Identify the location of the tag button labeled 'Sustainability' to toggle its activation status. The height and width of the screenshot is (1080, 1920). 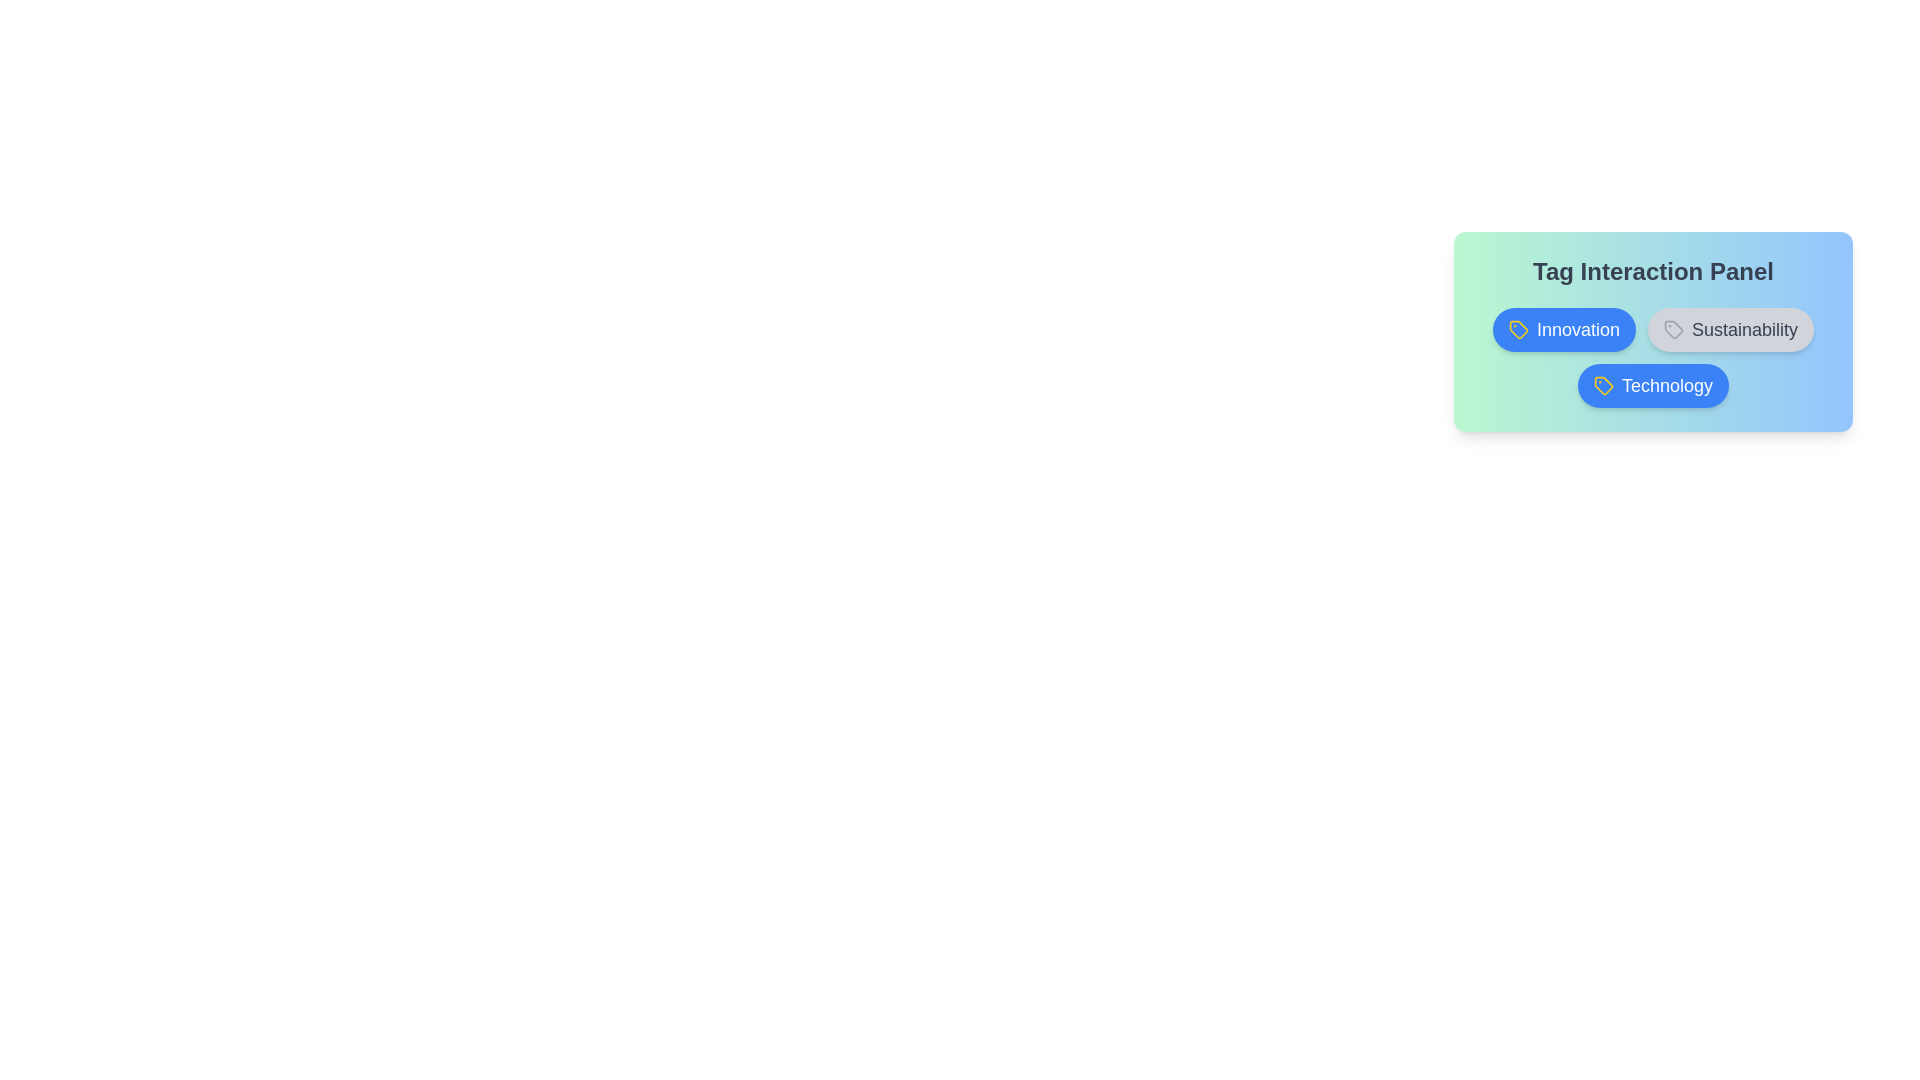
(1730, 329).